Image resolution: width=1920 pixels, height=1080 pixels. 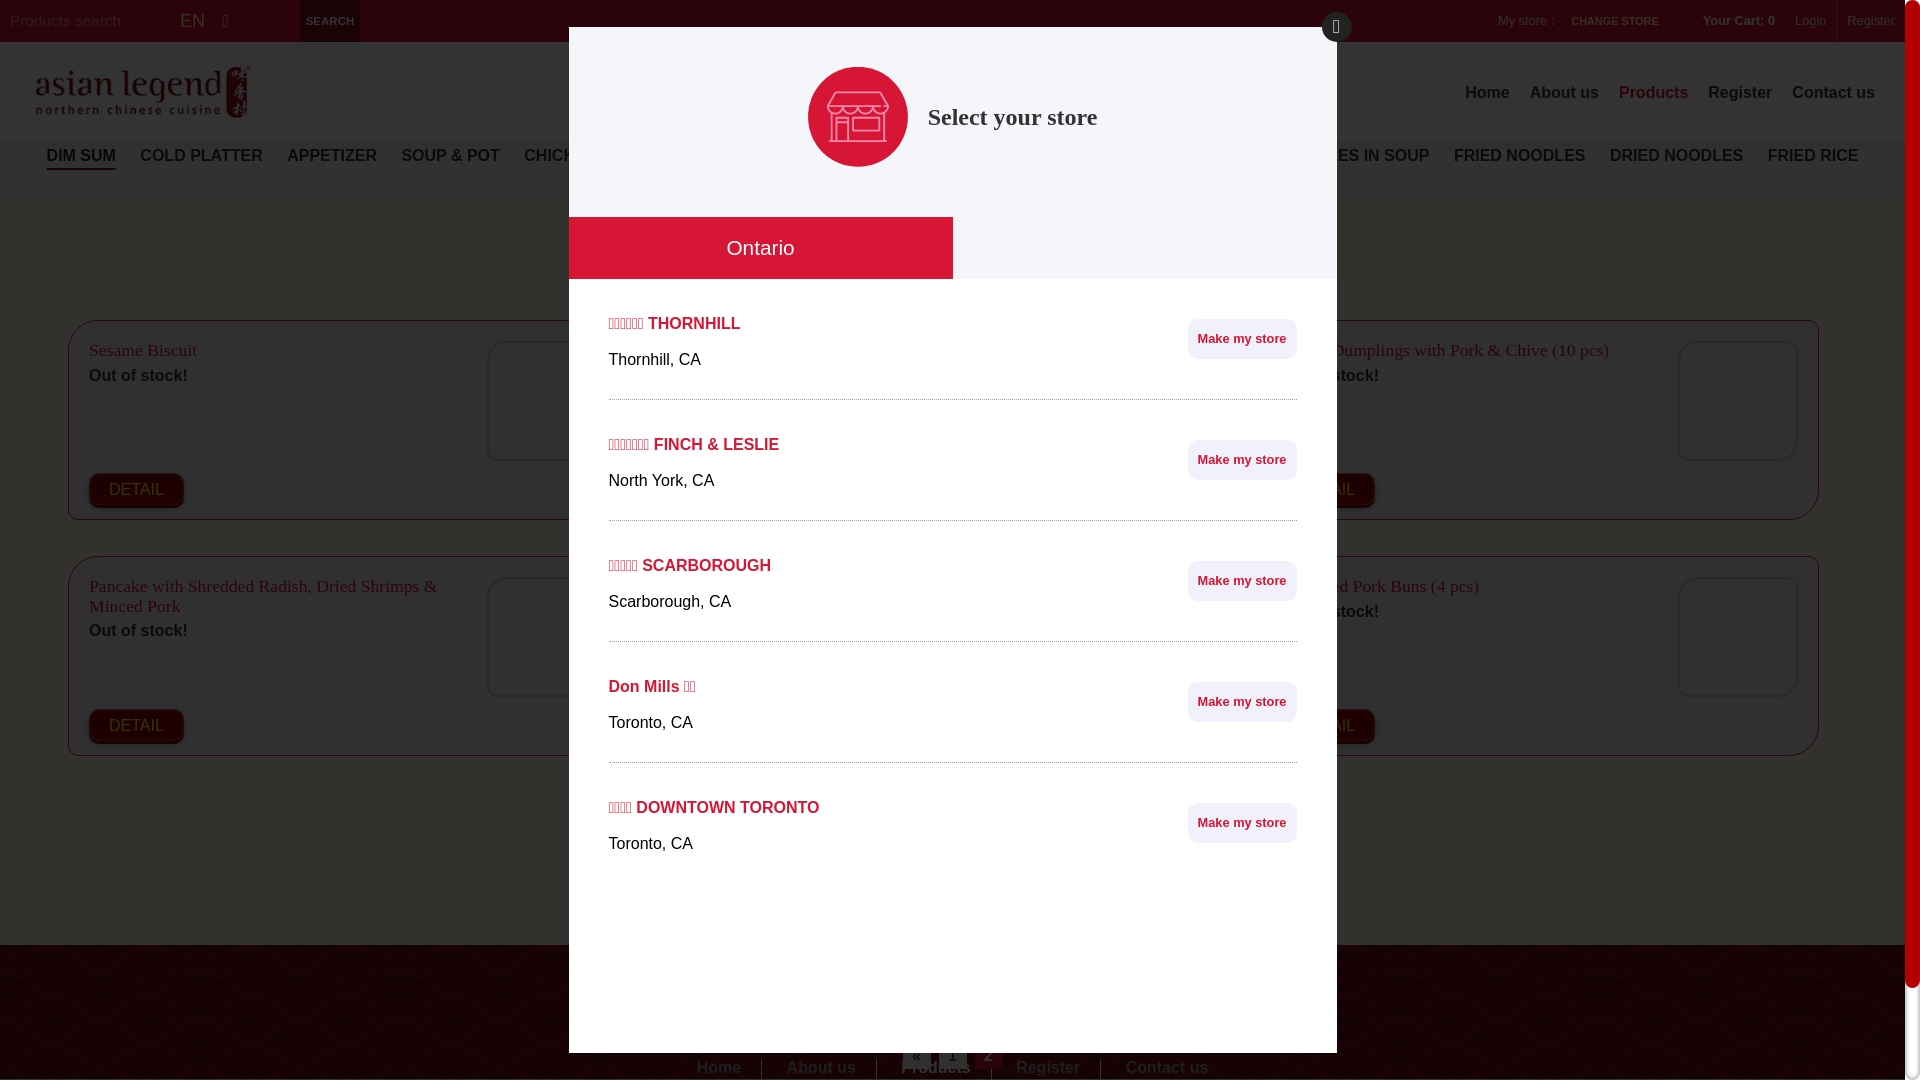 What do you see at coordinates (1609, 154) in the screenshot?
I see `'DRIED NOODLES'` at bounding box center [1609, 154].